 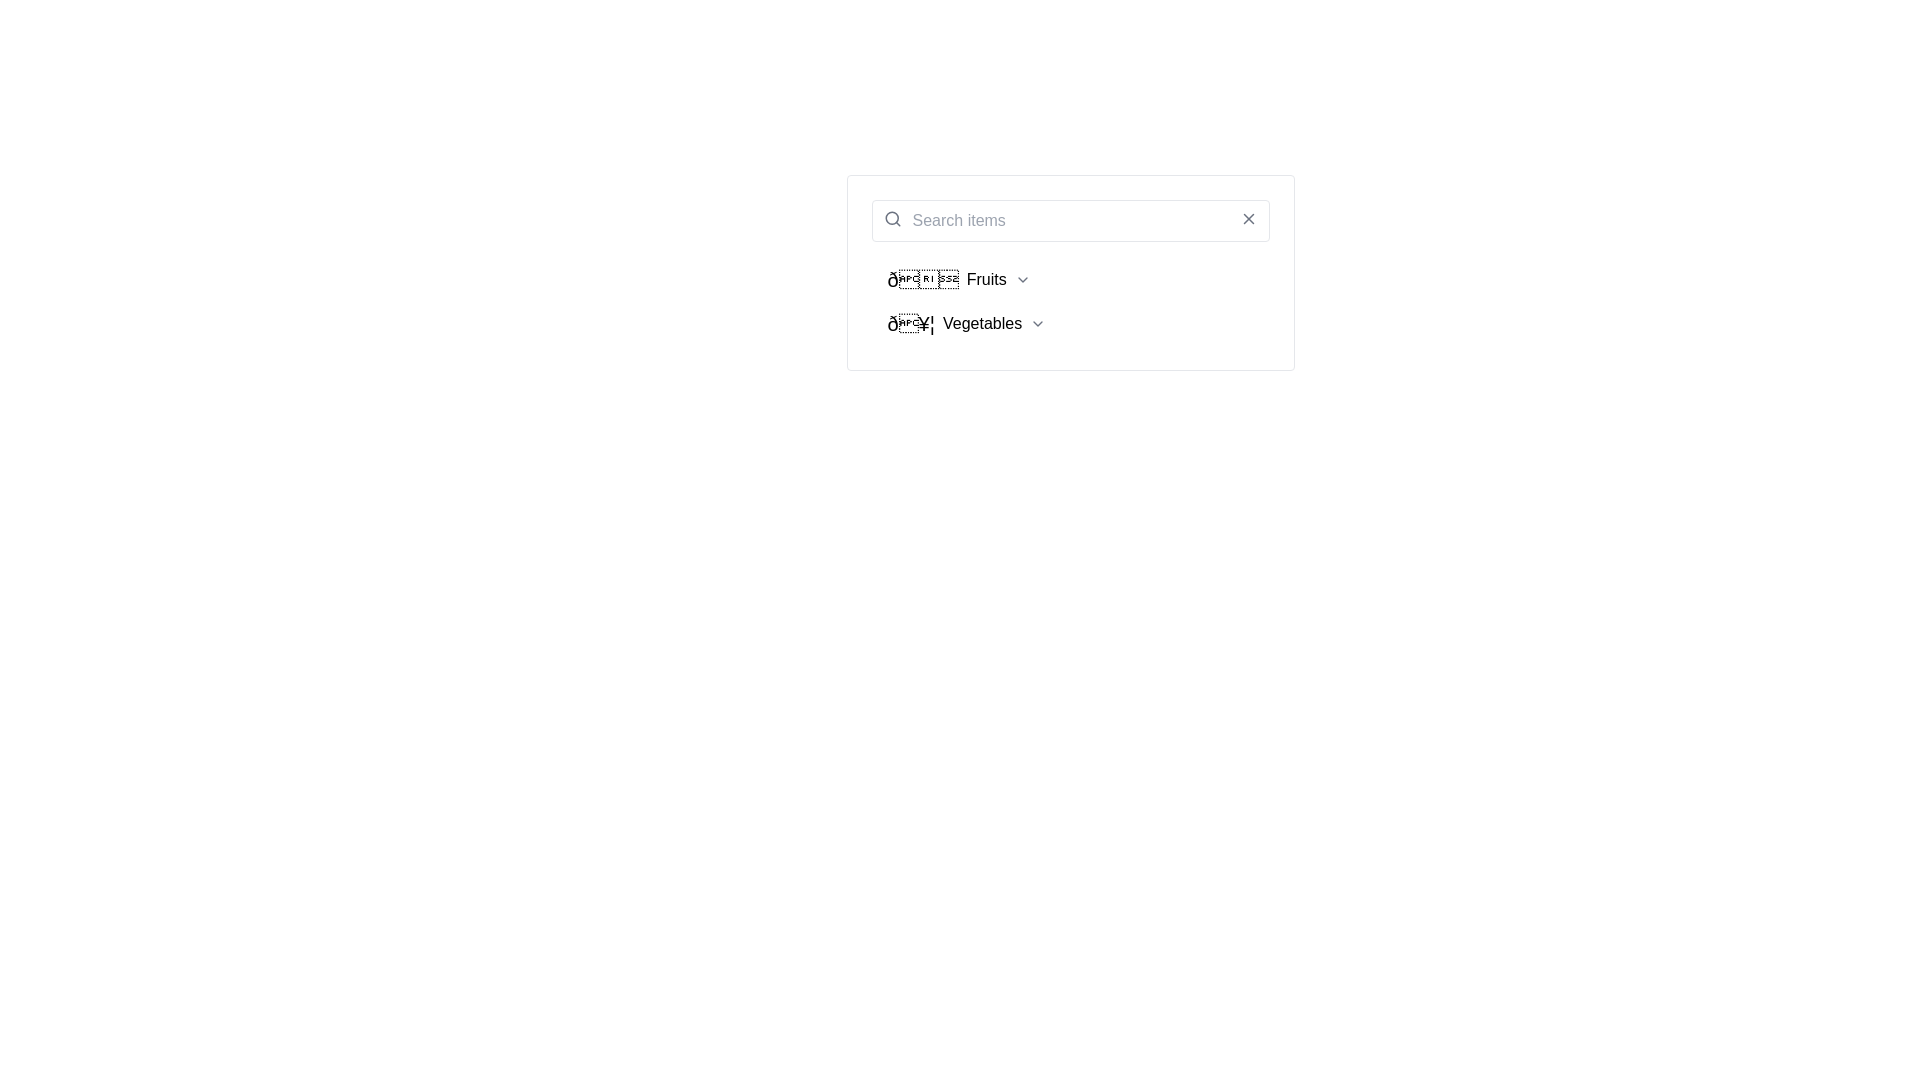 I want to click on the 'Fruits' dropdown button located in the upper portion of the vertical list, so click(x=958, y=280).